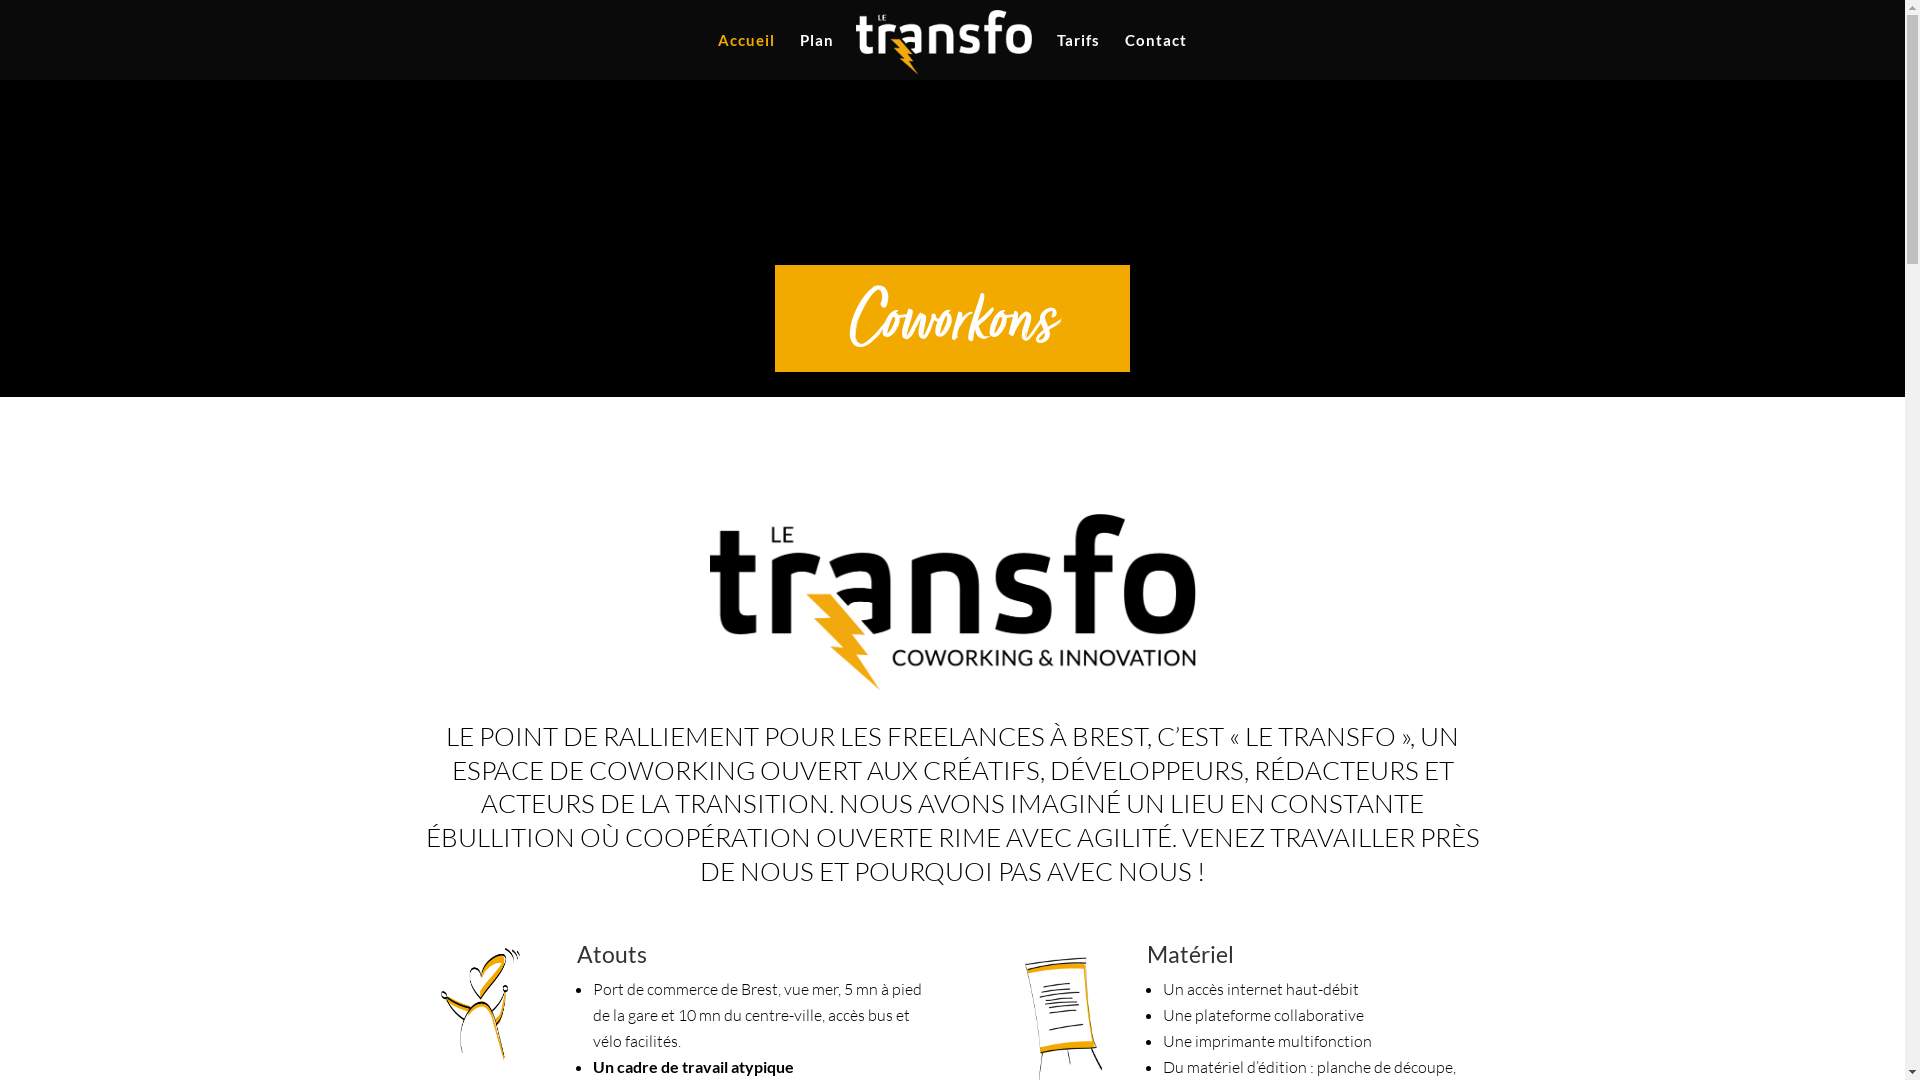 The height and width of the screenshot is (1080, 1920). What do you see at coordinates (1156, 55) in the screenshot?
I see `'Contact'` at bounding box center [1156, 55].